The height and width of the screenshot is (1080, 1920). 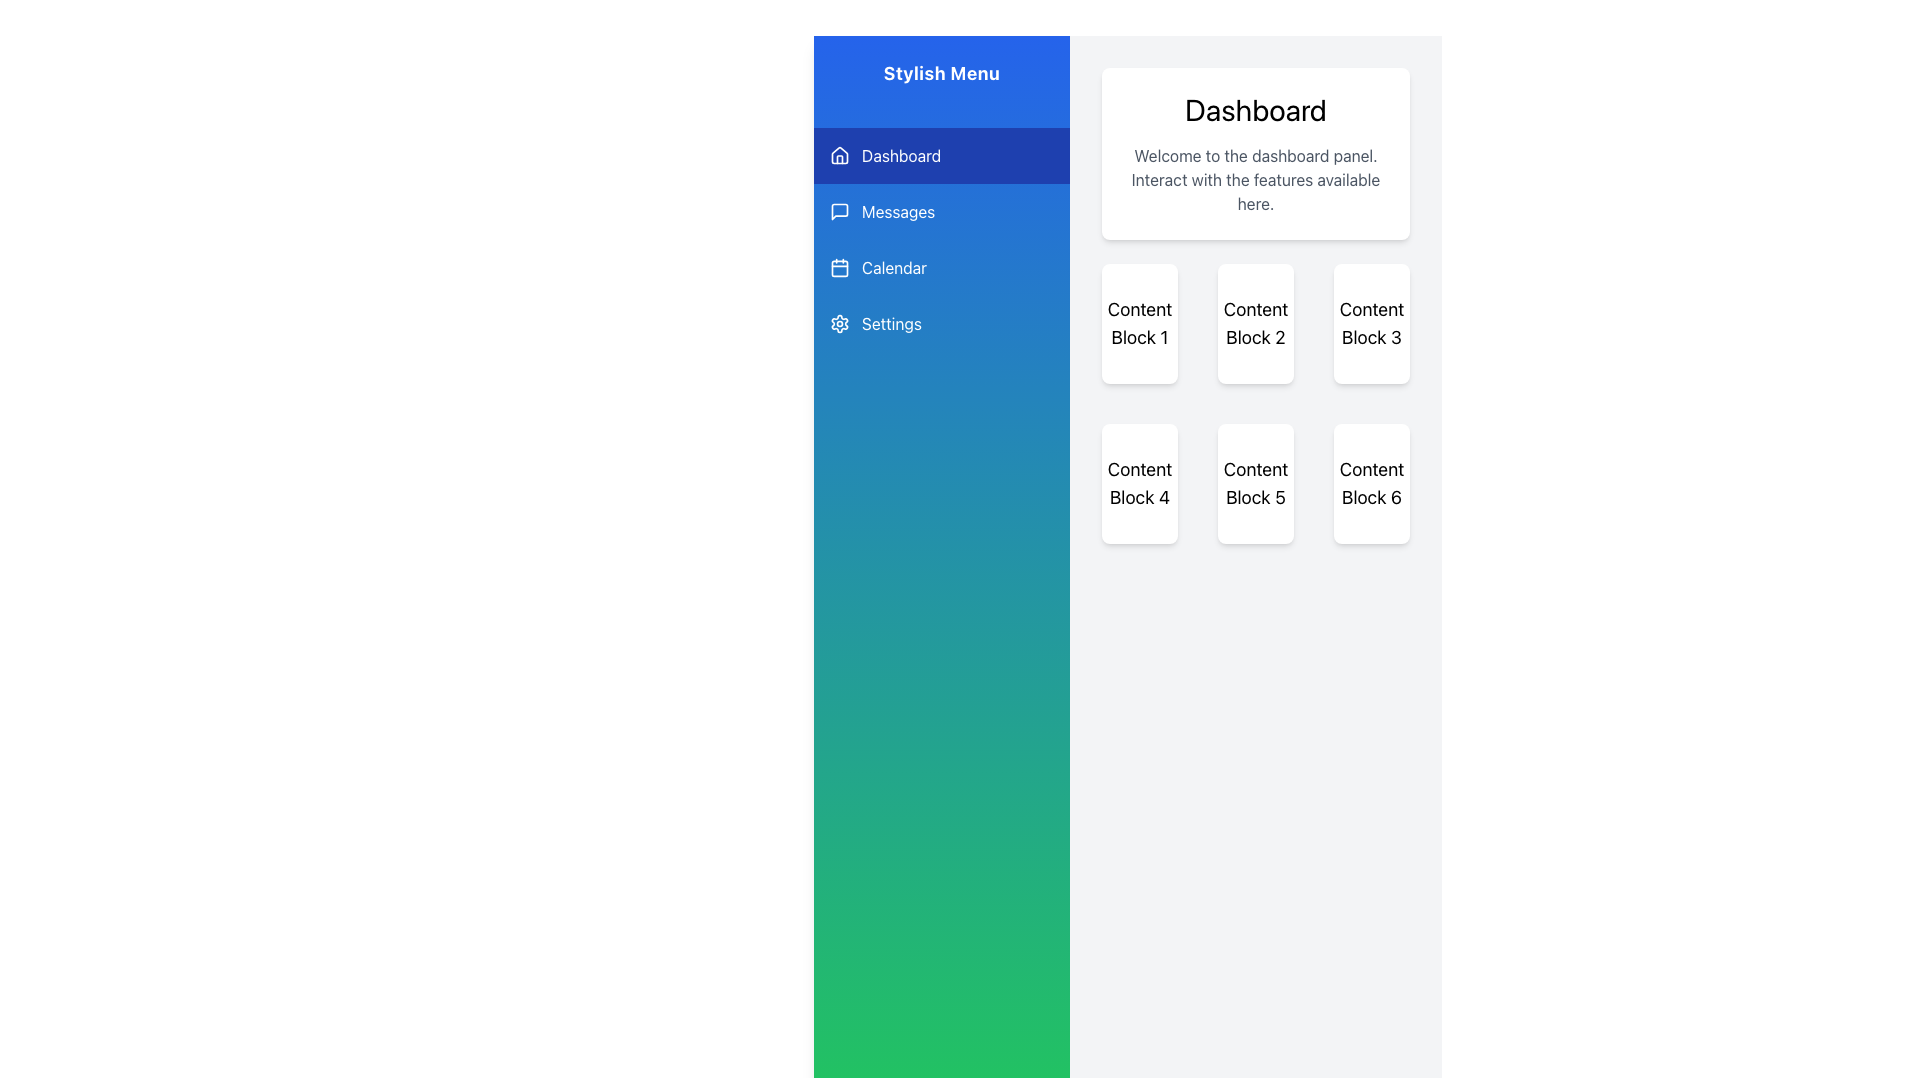 I want to click on the Content Block 3 element, so click(x=1371, y=323).